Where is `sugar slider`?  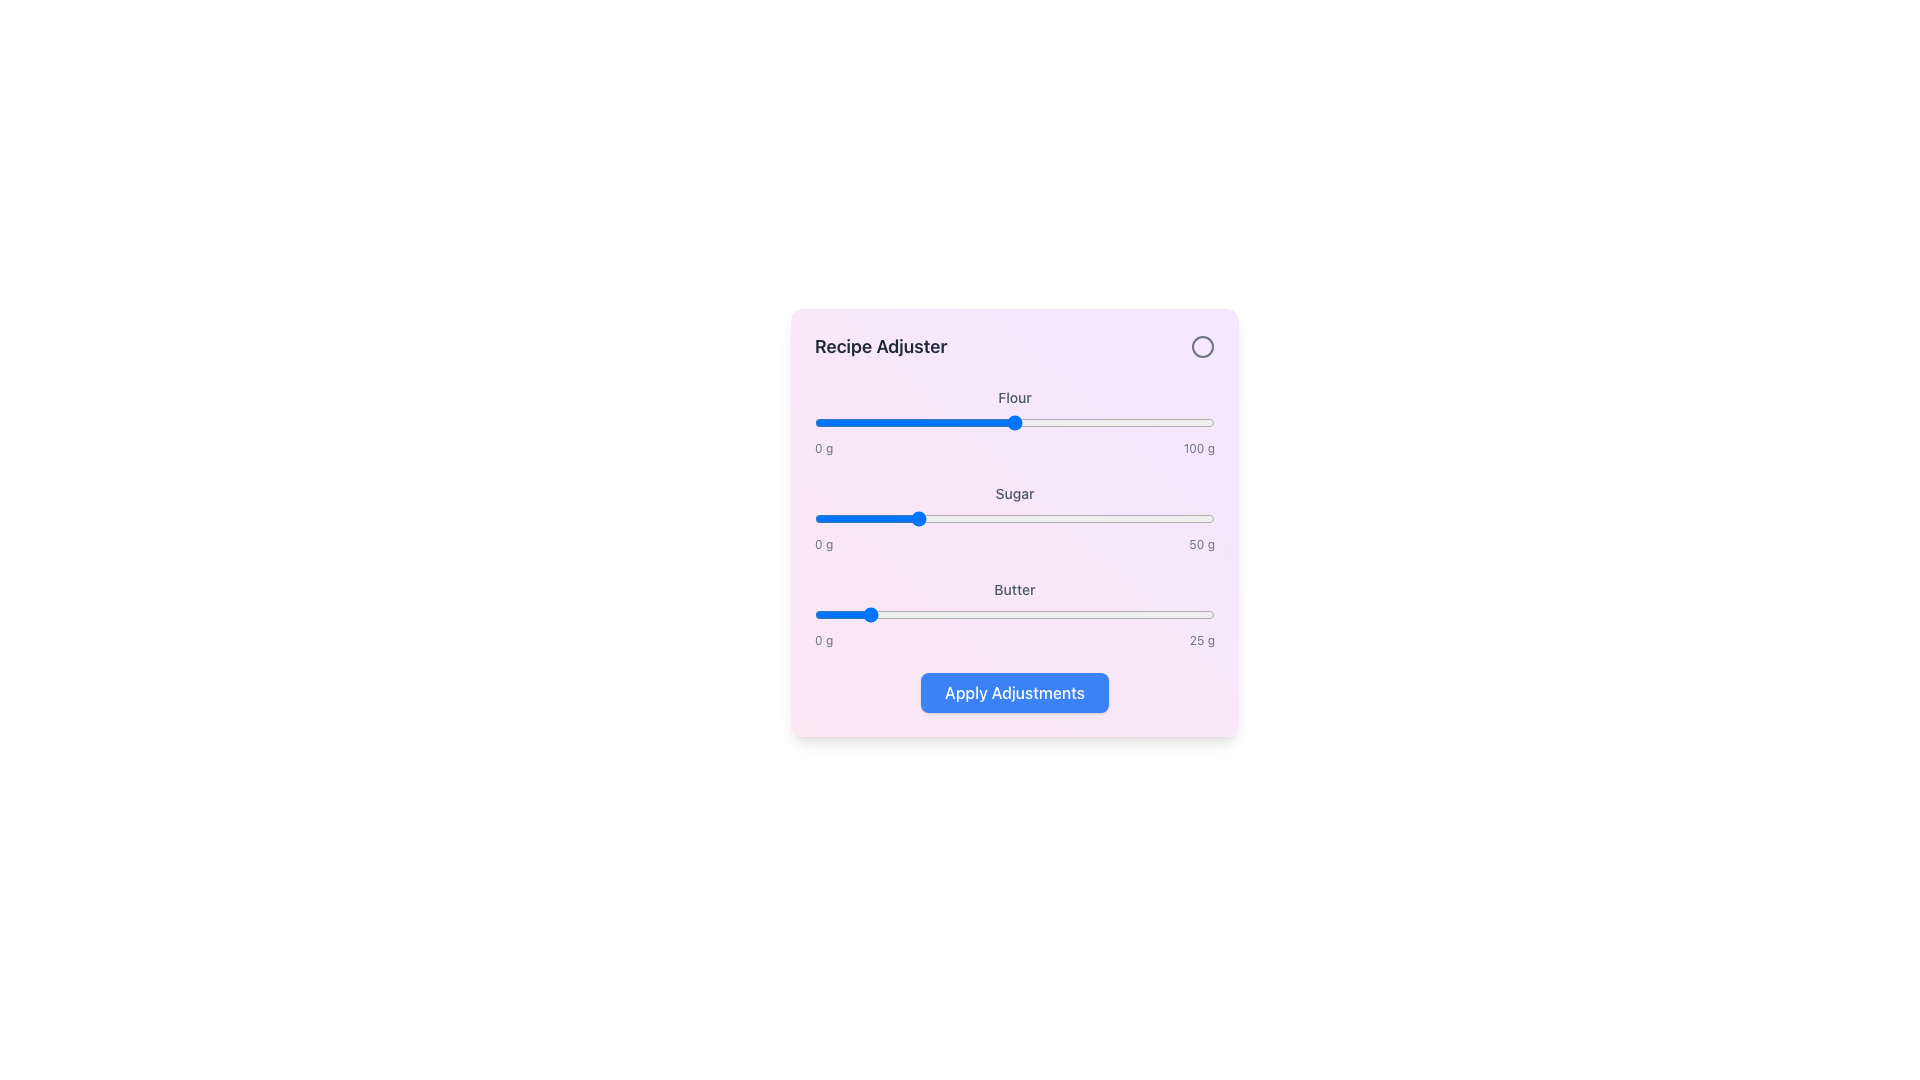 sugar slider is located at coordinates (977, 518).